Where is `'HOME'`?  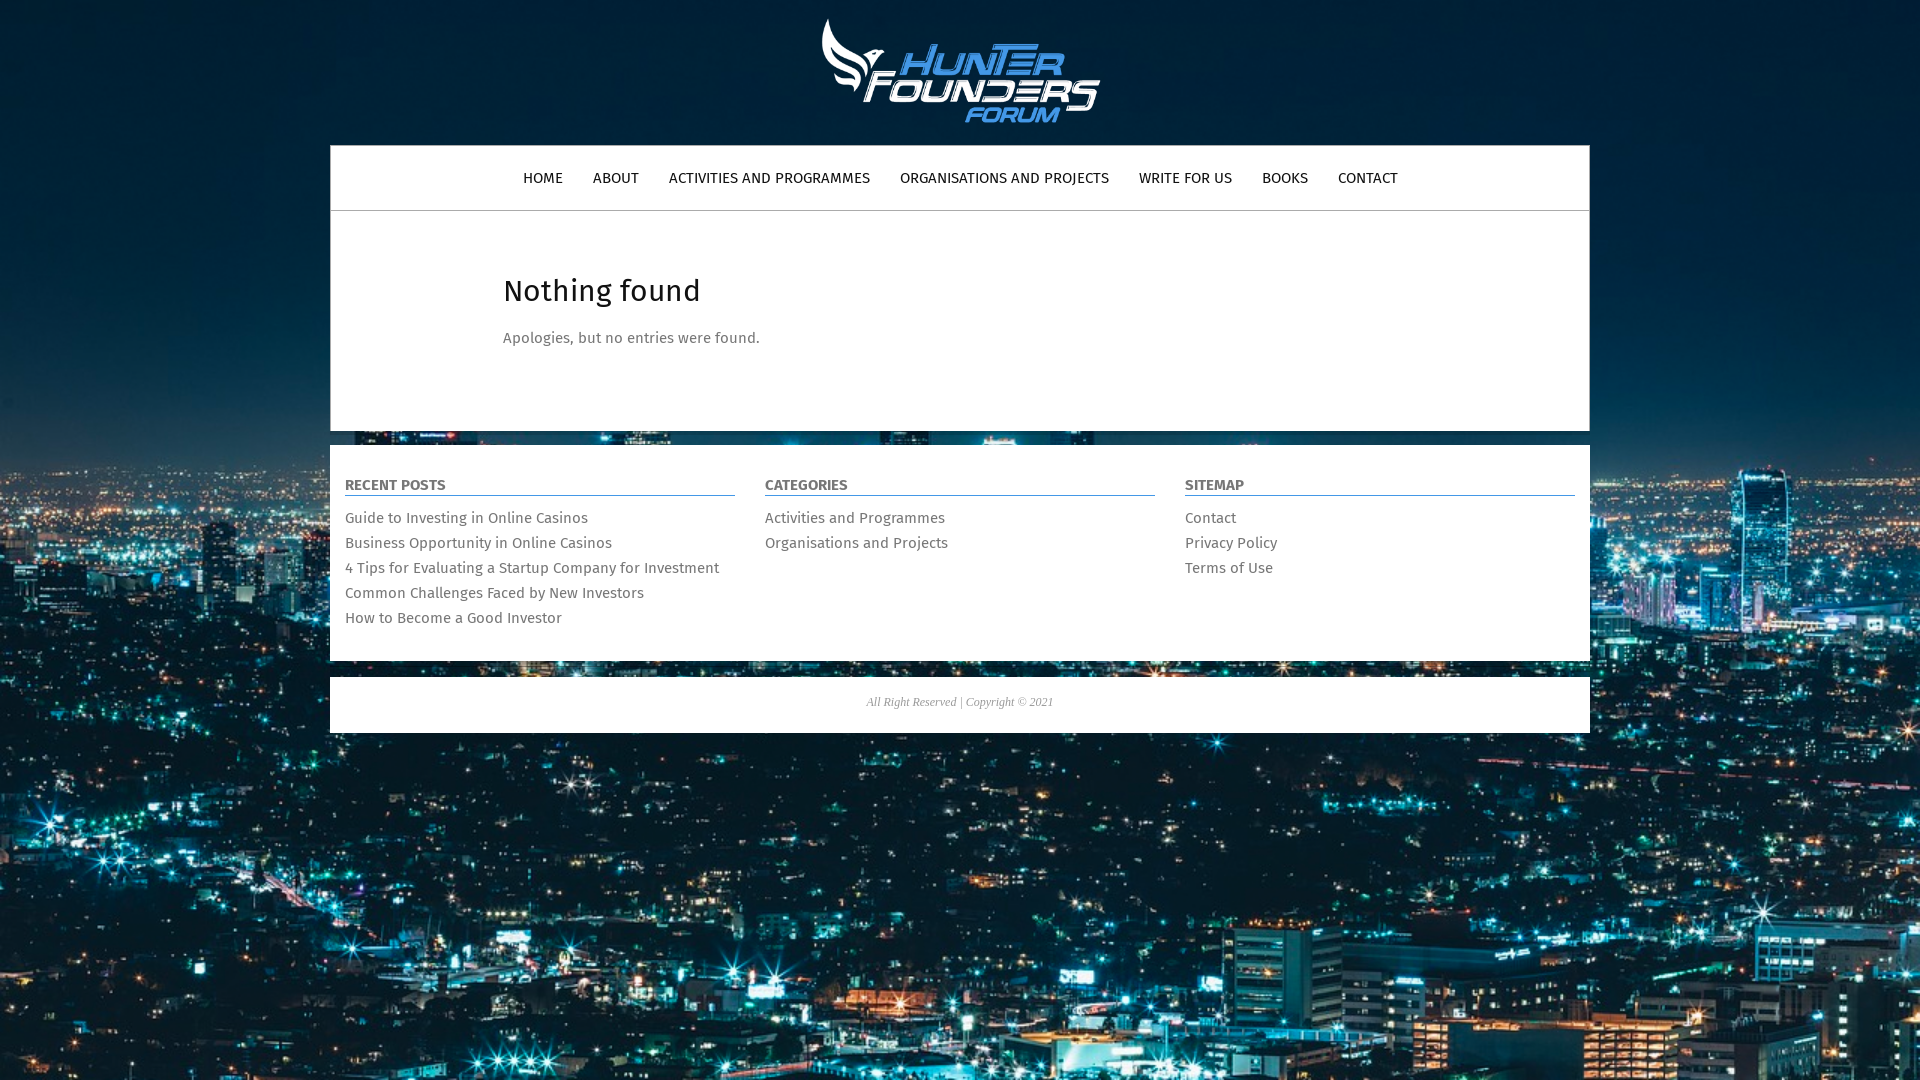
'HOME' is located at coordinates (542, 176).